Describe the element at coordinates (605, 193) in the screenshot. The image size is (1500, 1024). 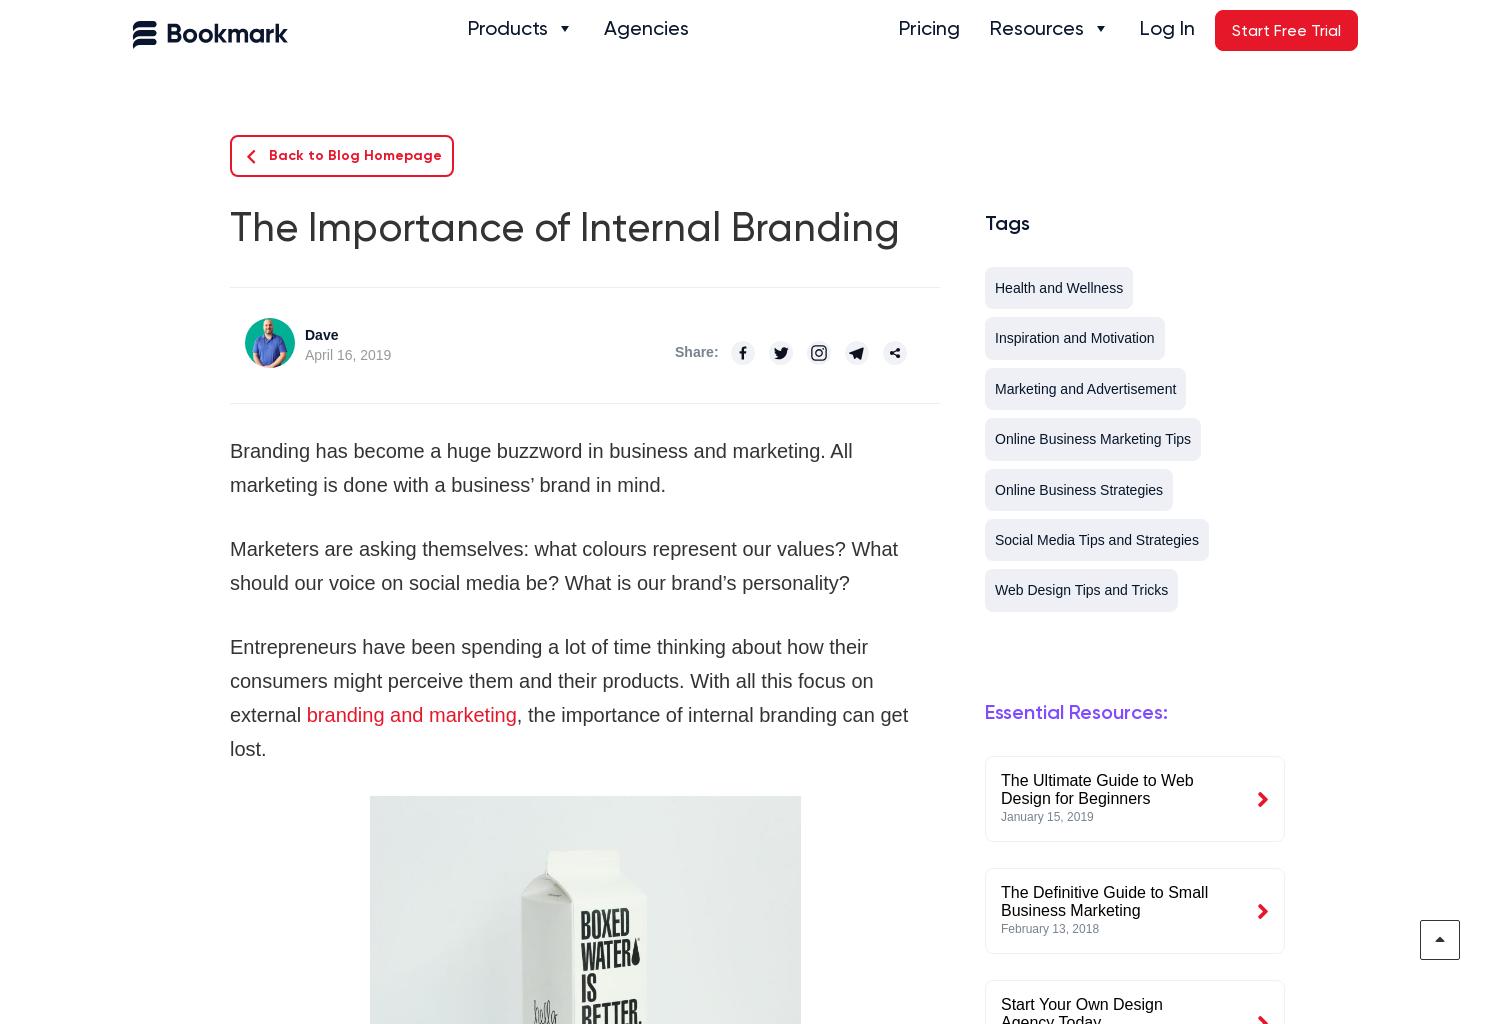
I see `'Every Bookmark website is ready for your Ecommerce online store.'` at that location.